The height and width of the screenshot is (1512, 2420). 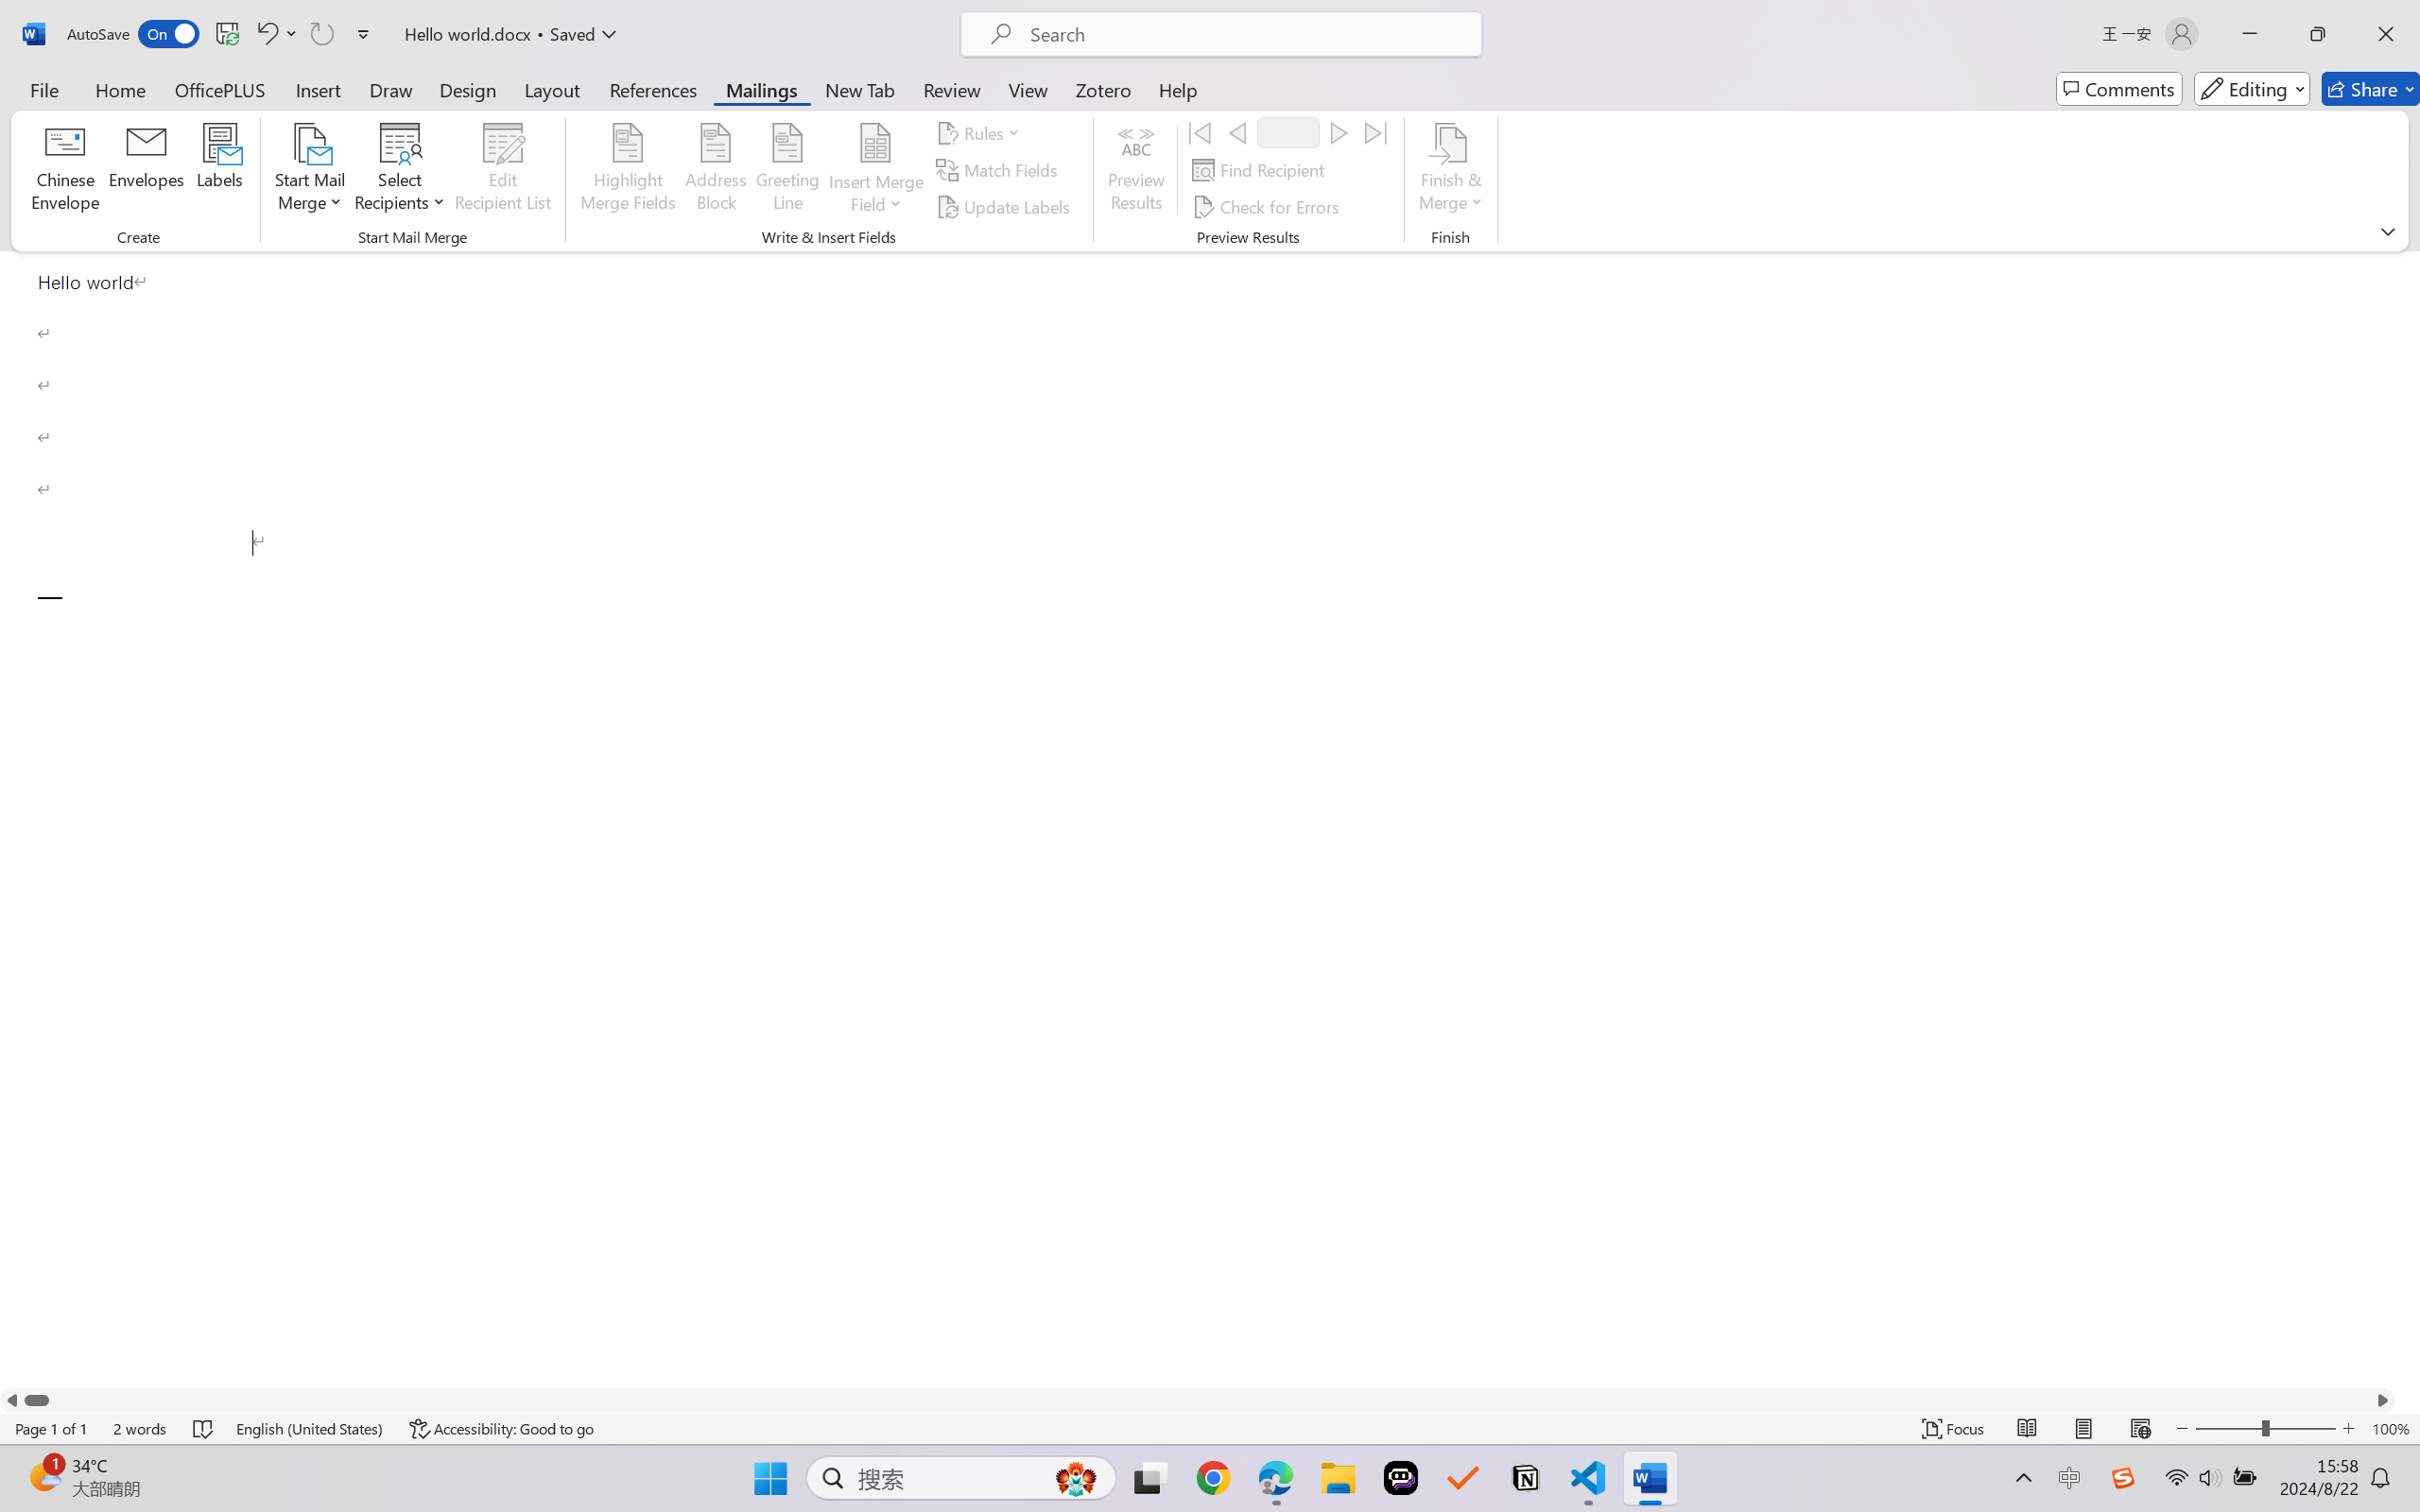 I want to click on 'Select Recipients', so click(x=399, y=170).